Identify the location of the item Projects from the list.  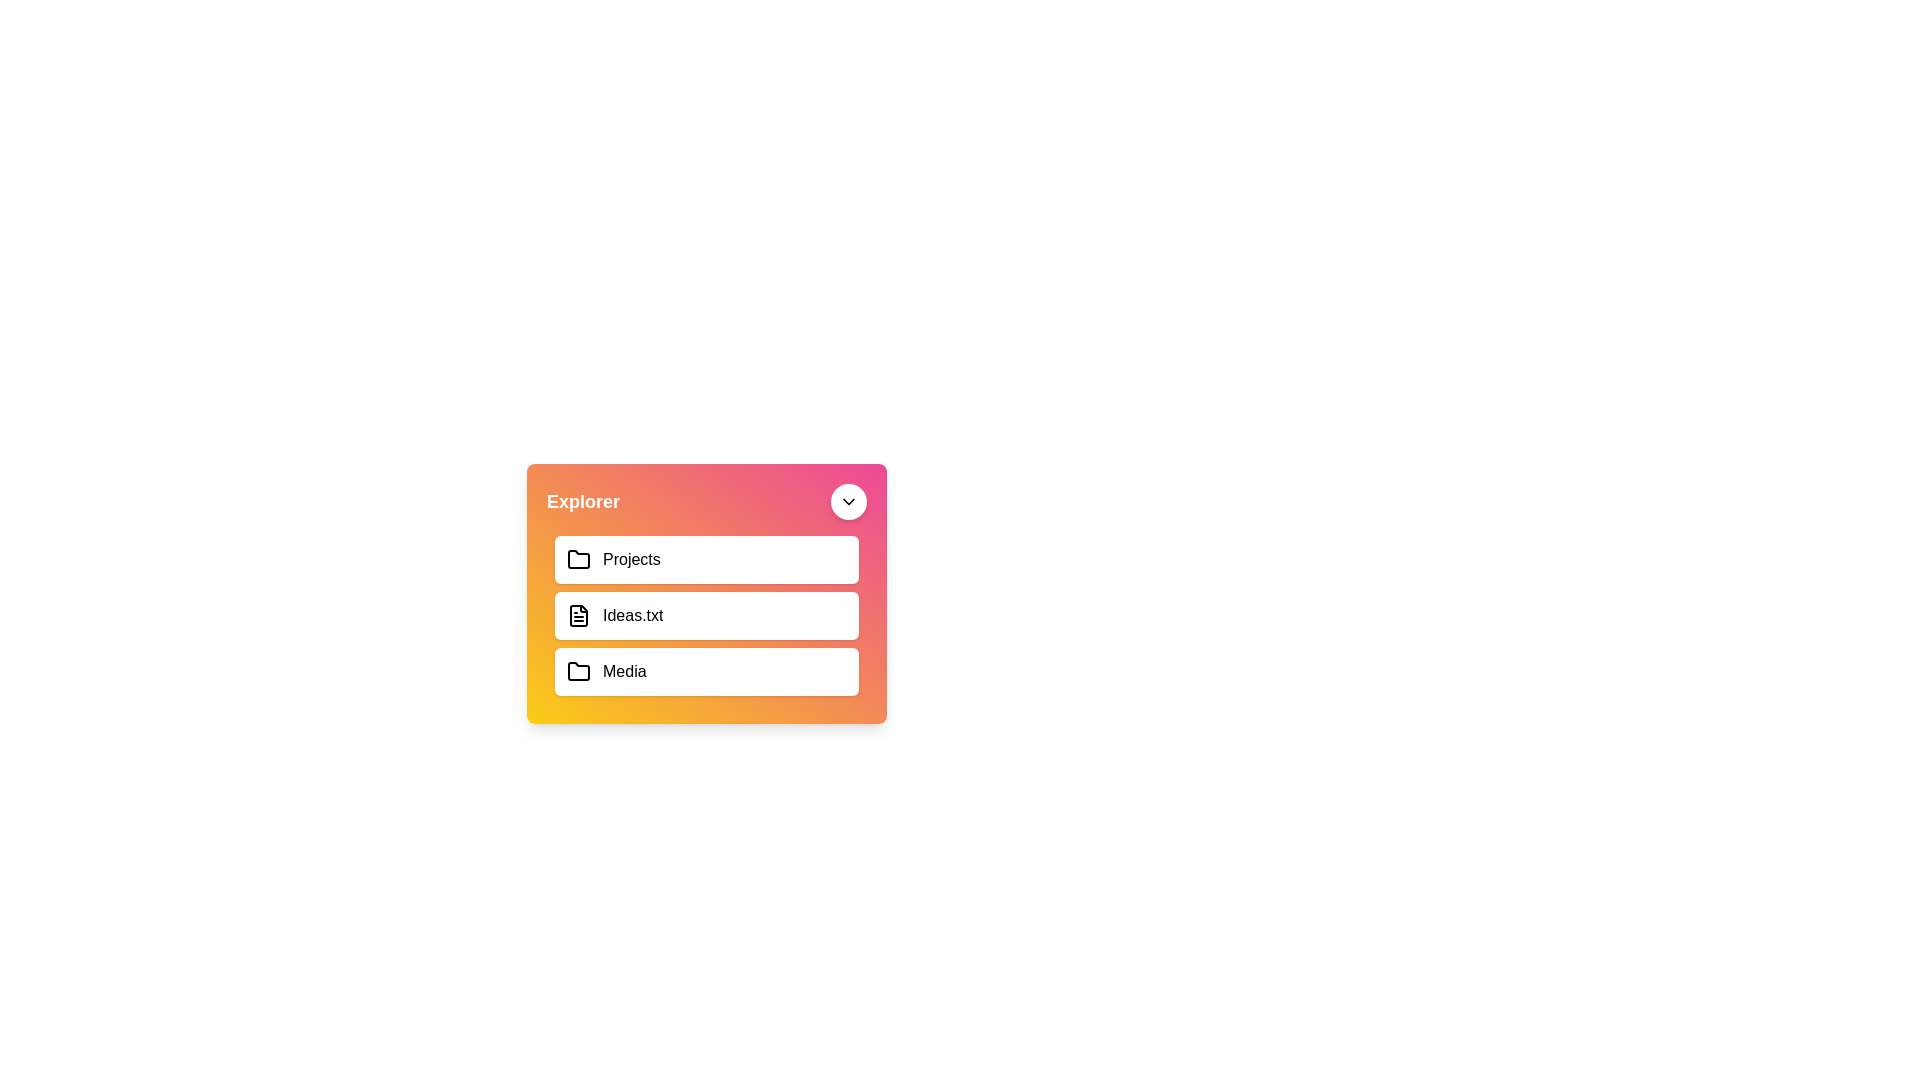
(706, 559).